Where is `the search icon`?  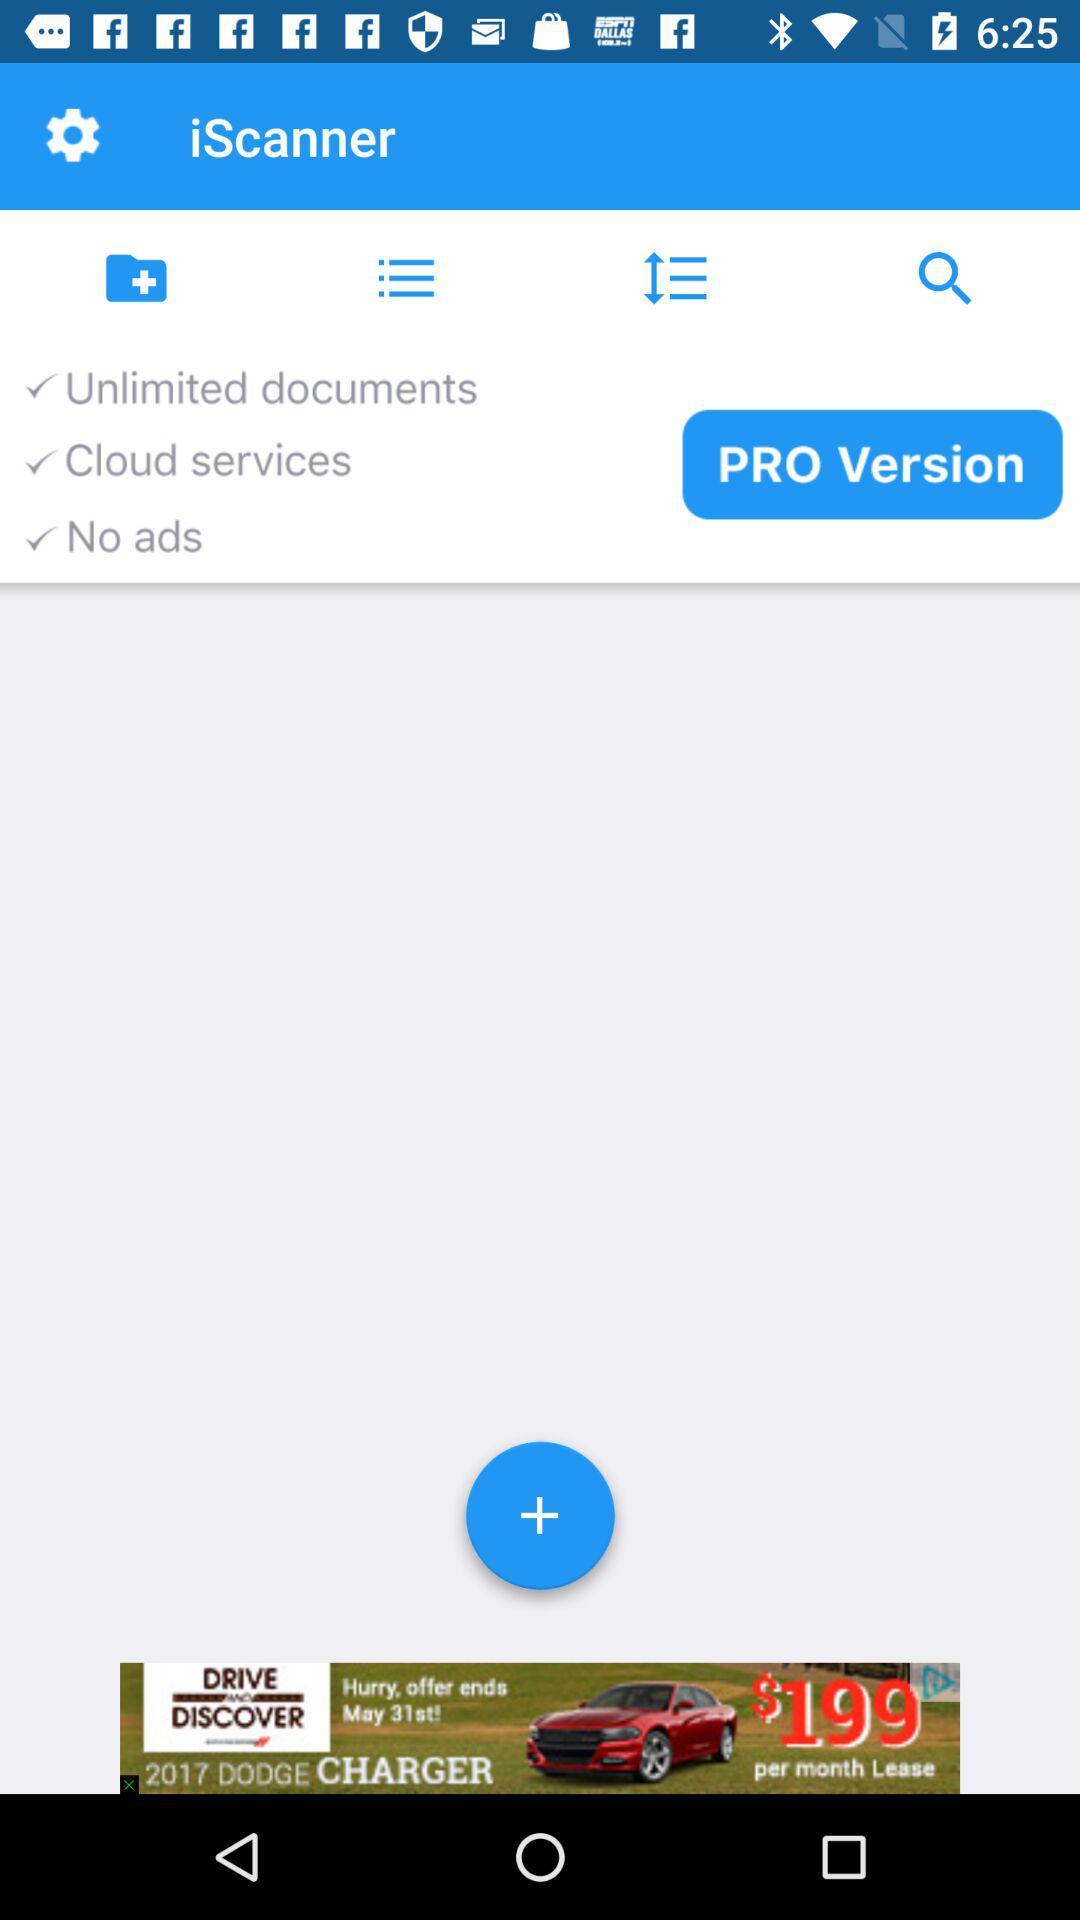
the search icon is located at coordinates (945, 277).